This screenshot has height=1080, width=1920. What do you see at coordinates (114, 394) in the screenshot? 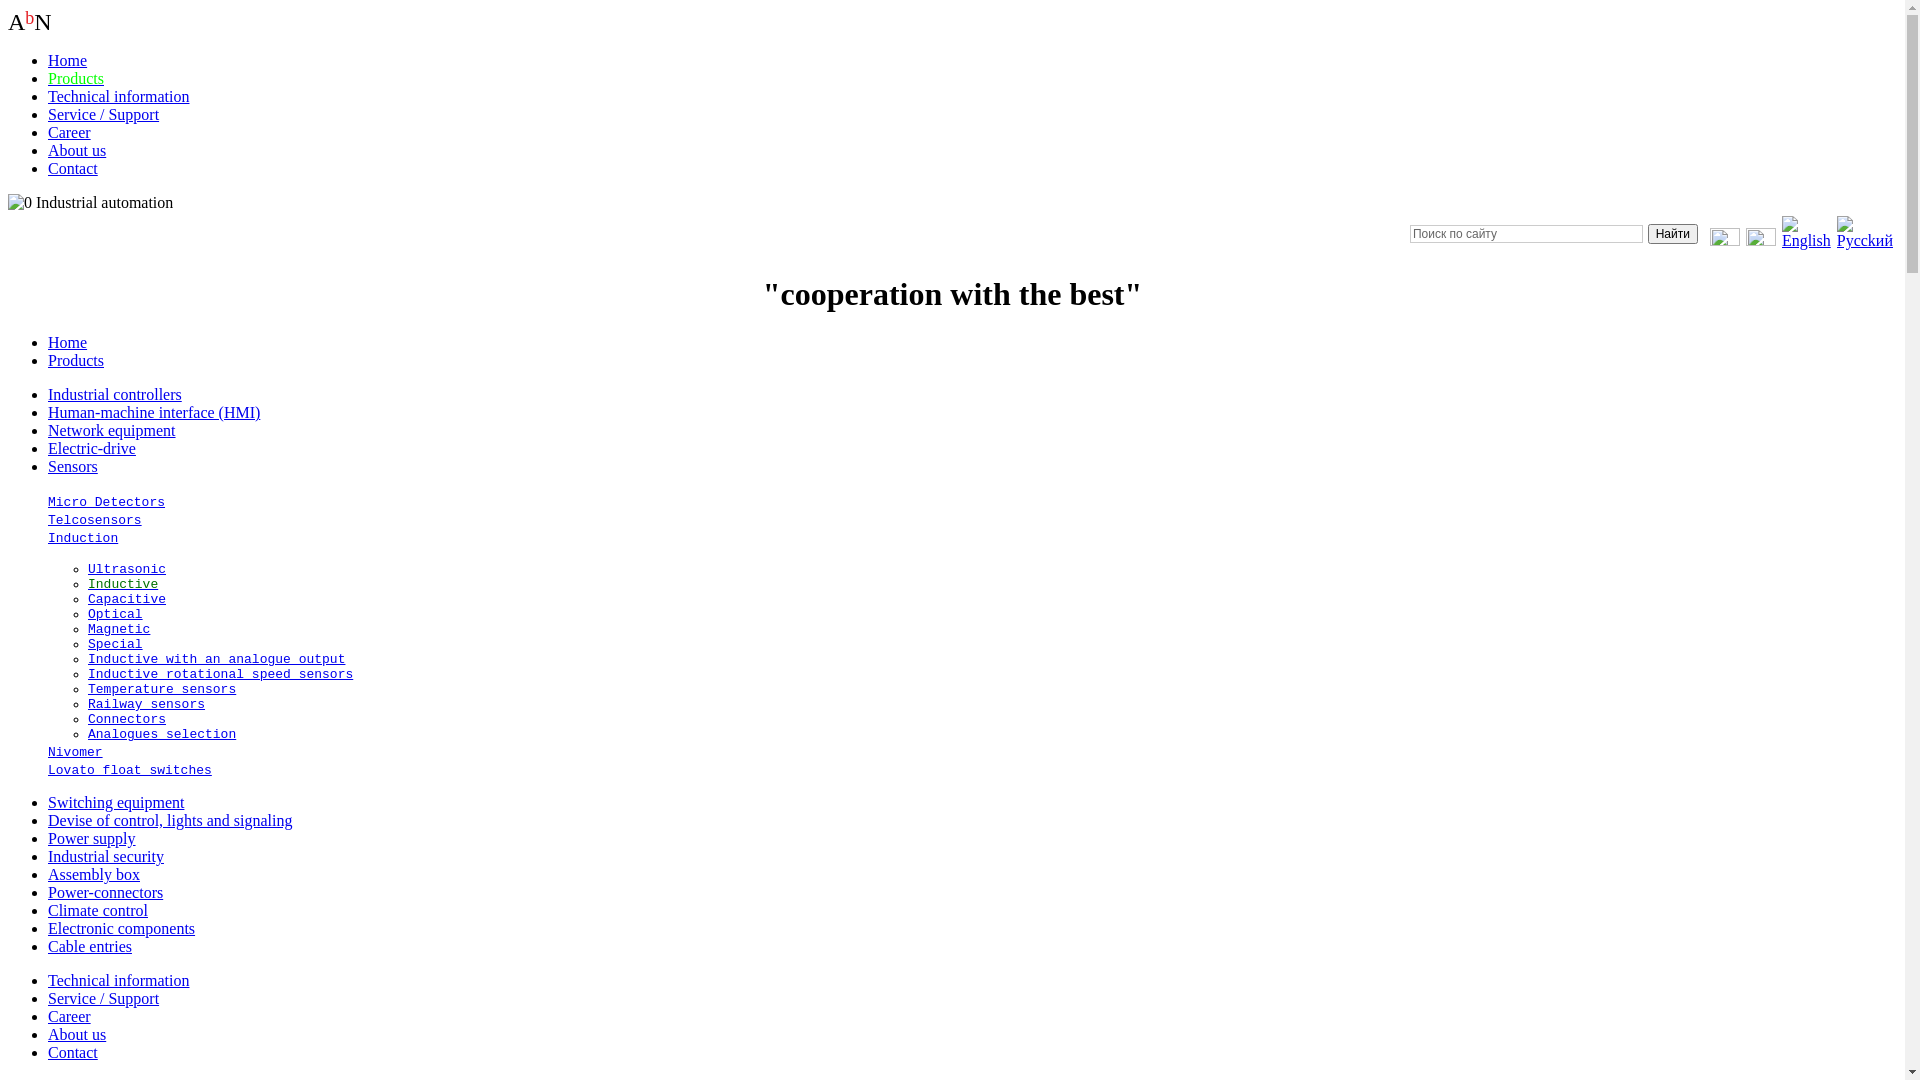
I see `'Industrial controllers'` at bounding box center [114, 394].